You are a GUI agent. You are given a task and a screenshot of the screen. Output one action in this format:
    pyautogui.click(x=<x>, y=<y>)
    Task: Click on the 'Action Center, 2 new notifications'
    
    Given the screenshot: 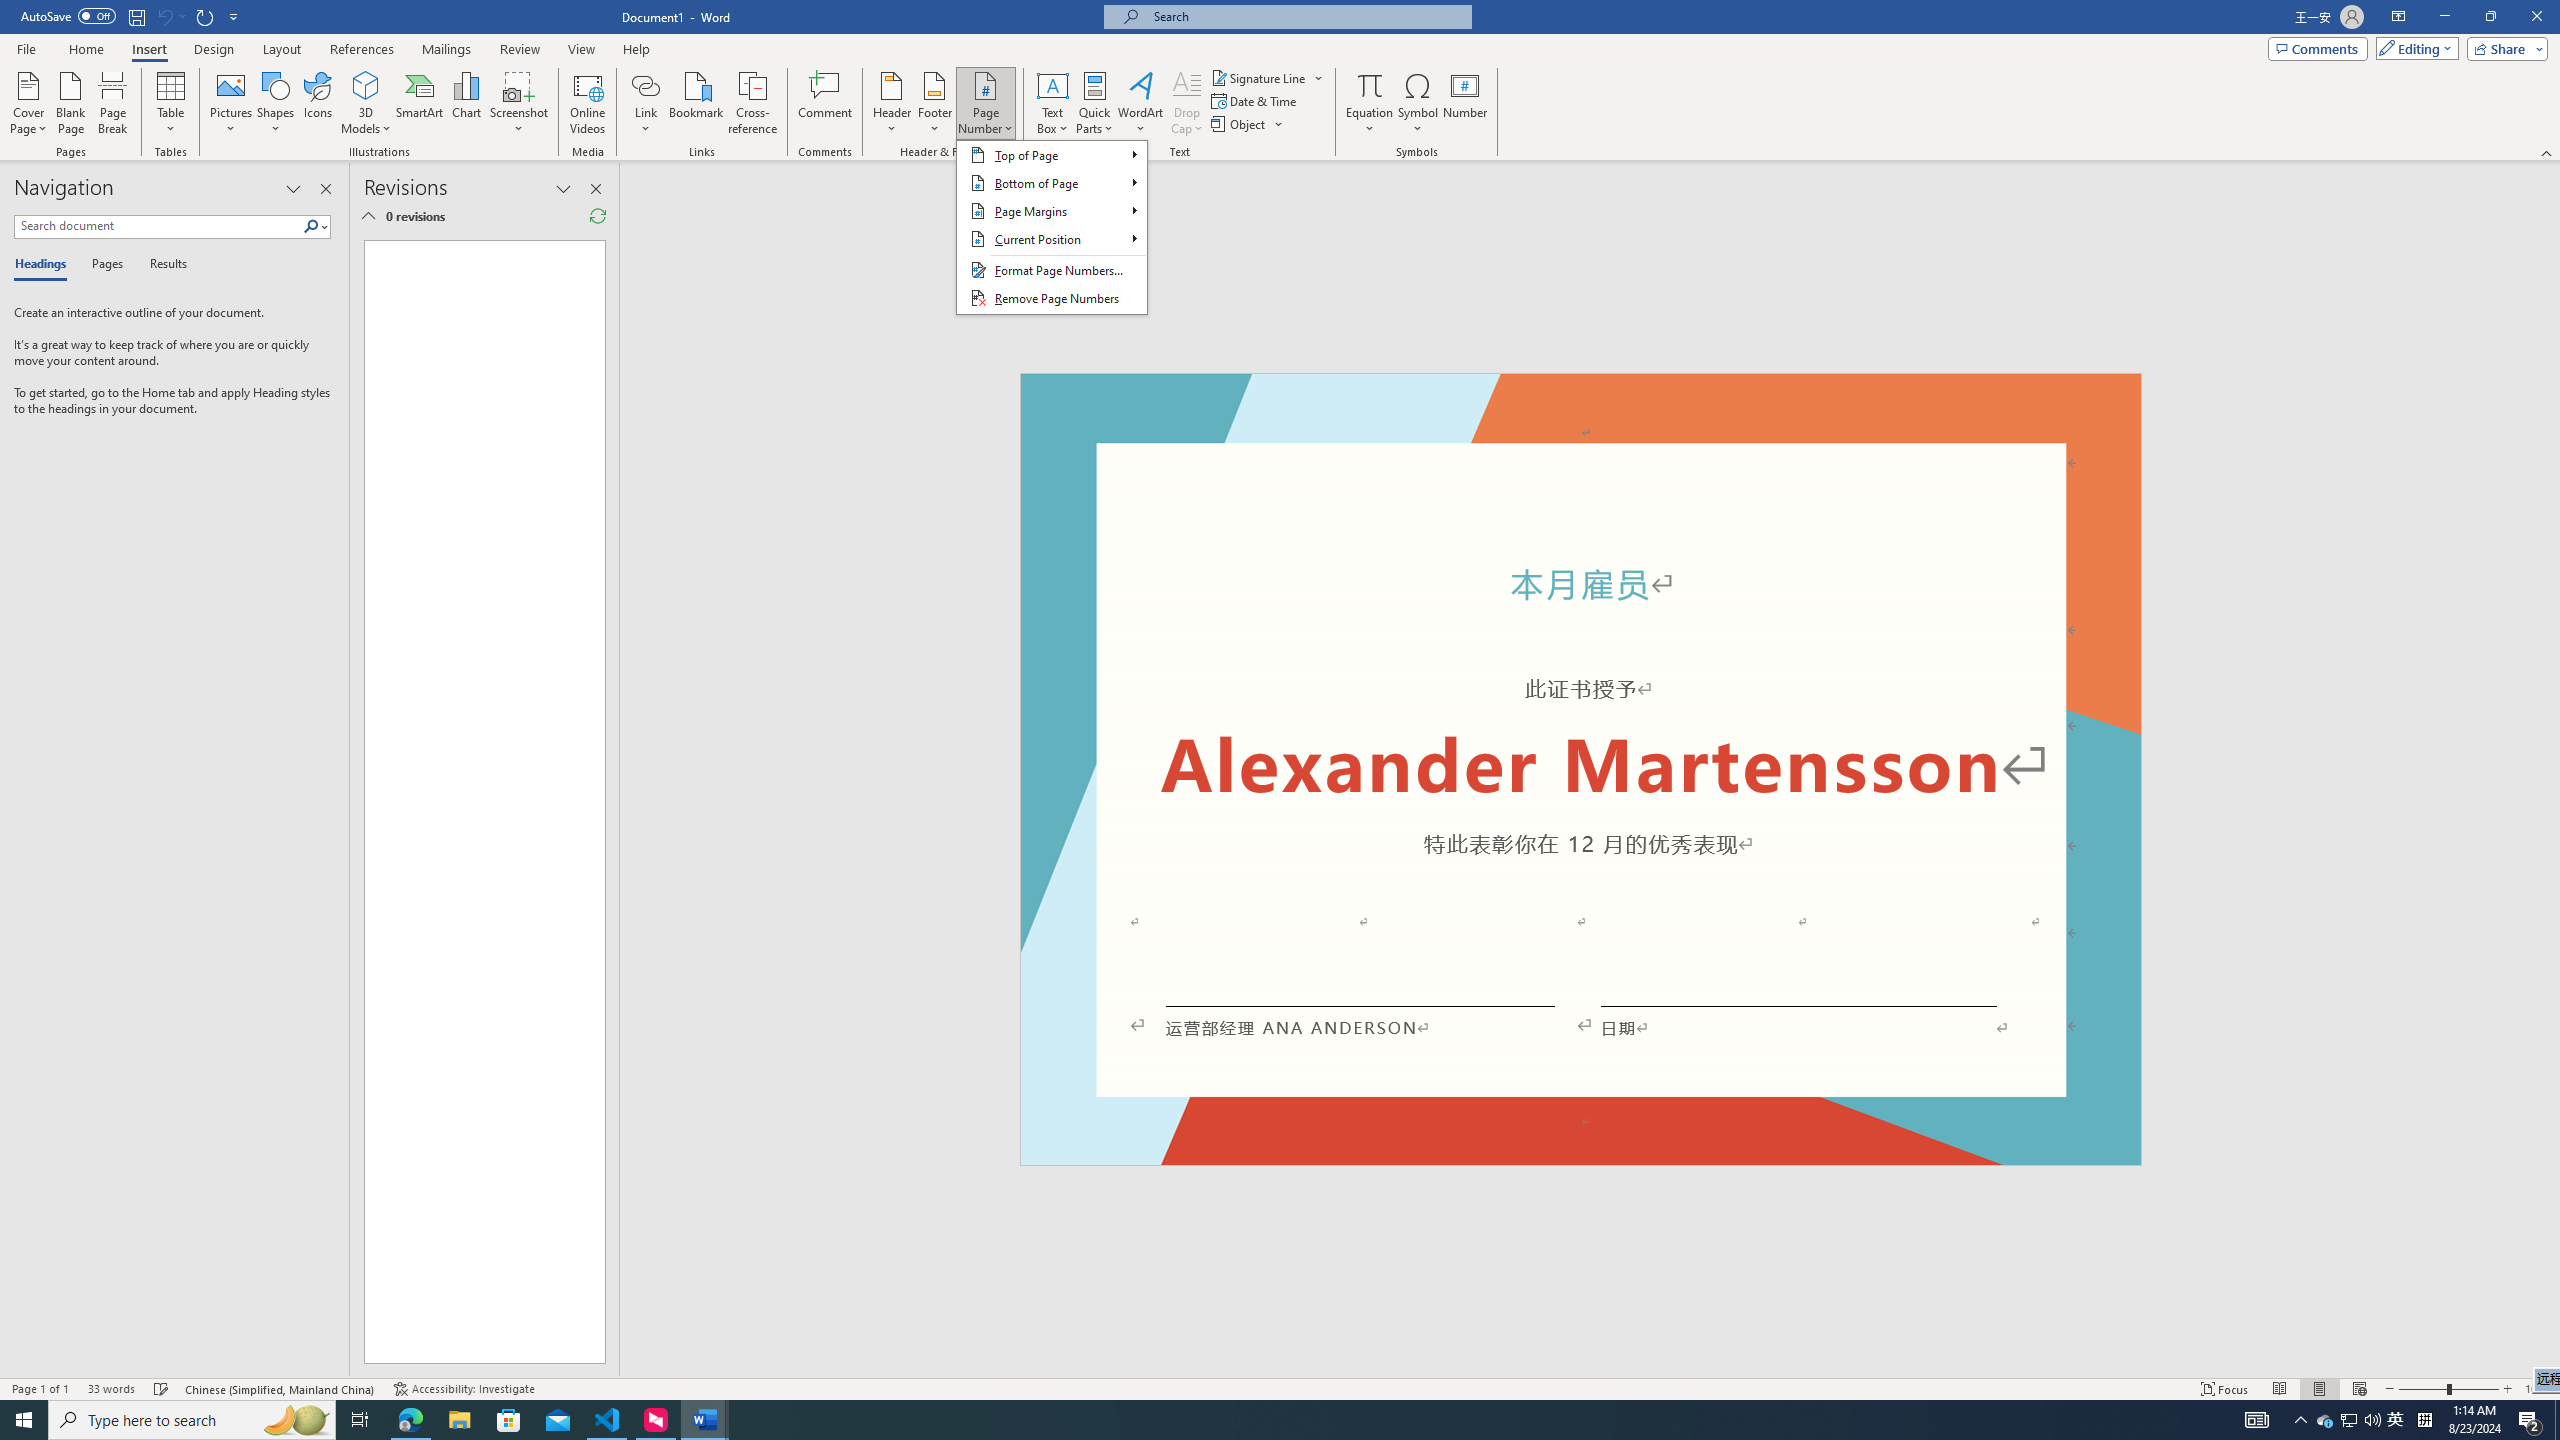 What is the action you would take?
    pyautogui.click(x=2530, y=1418)
    